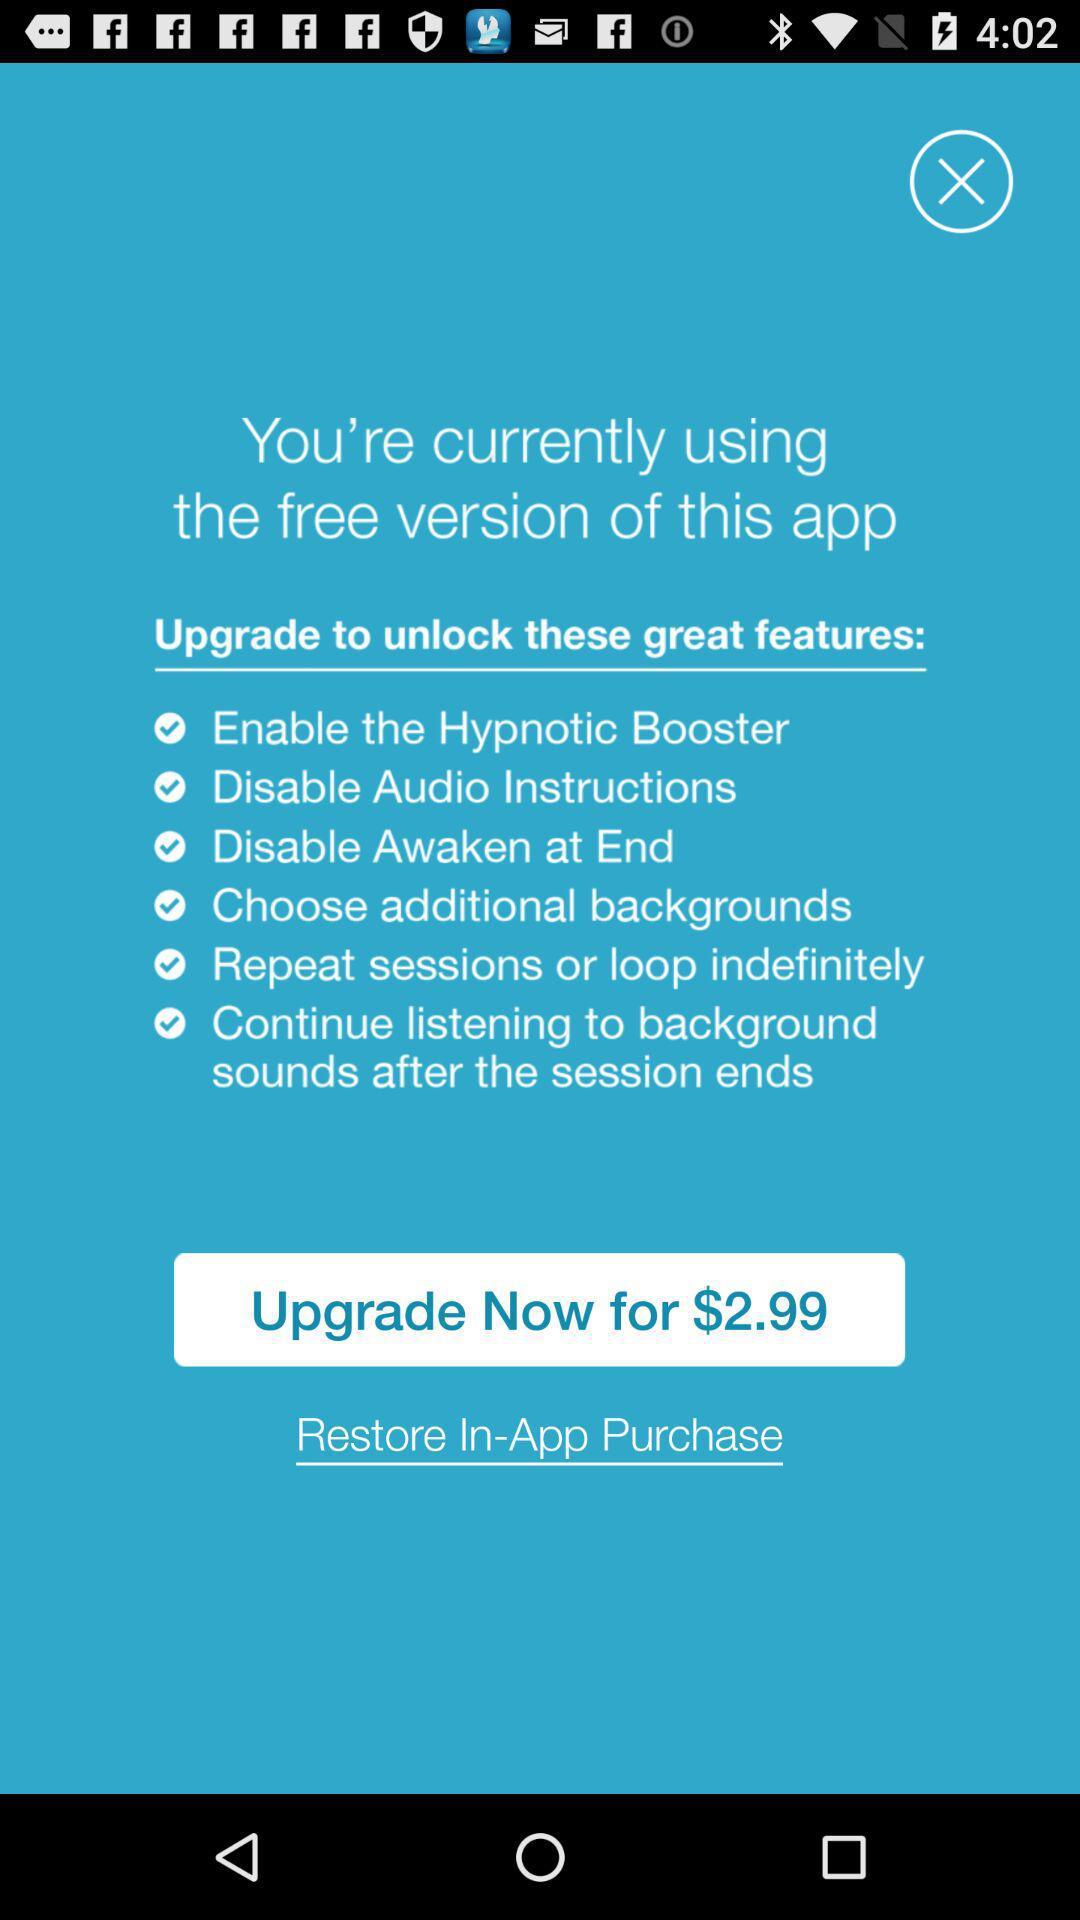 Image resolution: width=1080 pixels, height=1920 pixels. Describe the element at coordinates (538, 1434) in the screenshot. I see `the icon below the upgrade now for item` at that location.